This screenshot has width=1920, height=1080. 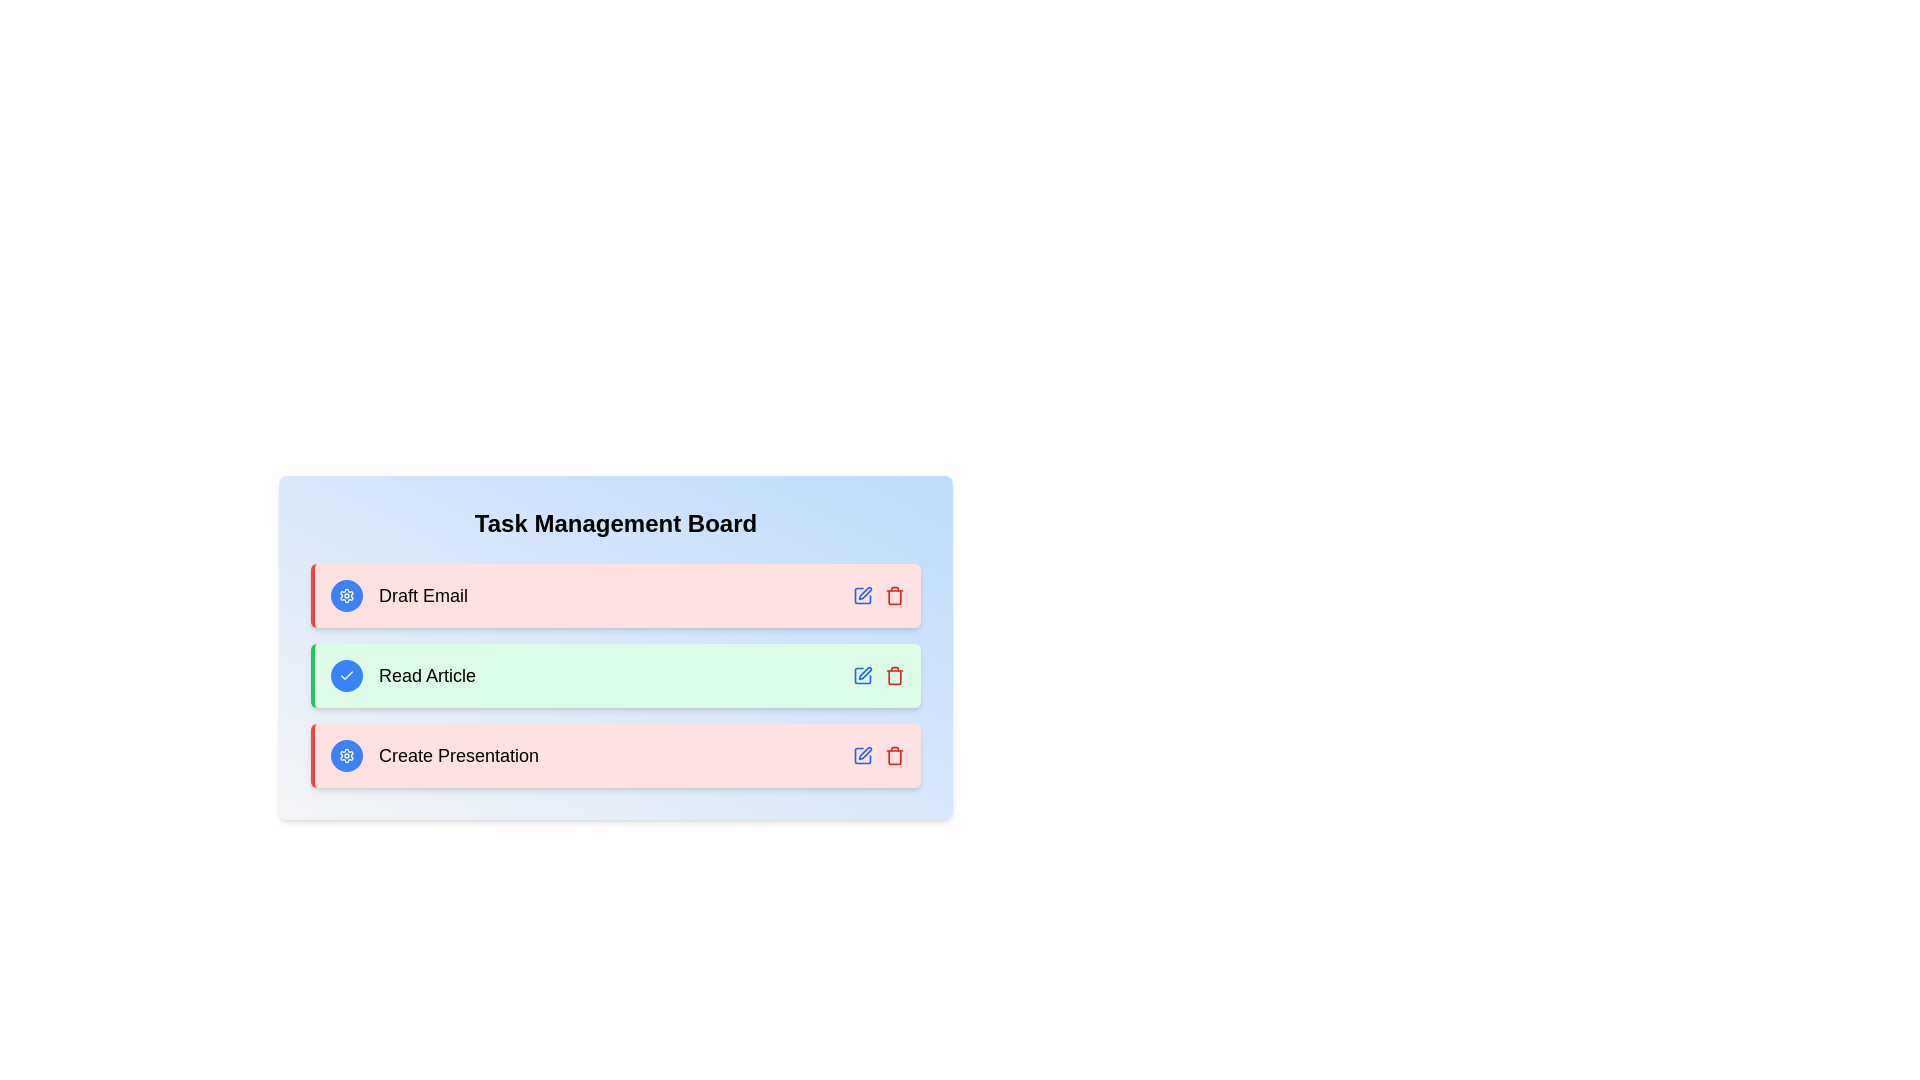 What do you see at coordinates (893, 675) in the screenshot?
I see `the trash icon to delete the task Read Article` at bounding box center [893, 675].